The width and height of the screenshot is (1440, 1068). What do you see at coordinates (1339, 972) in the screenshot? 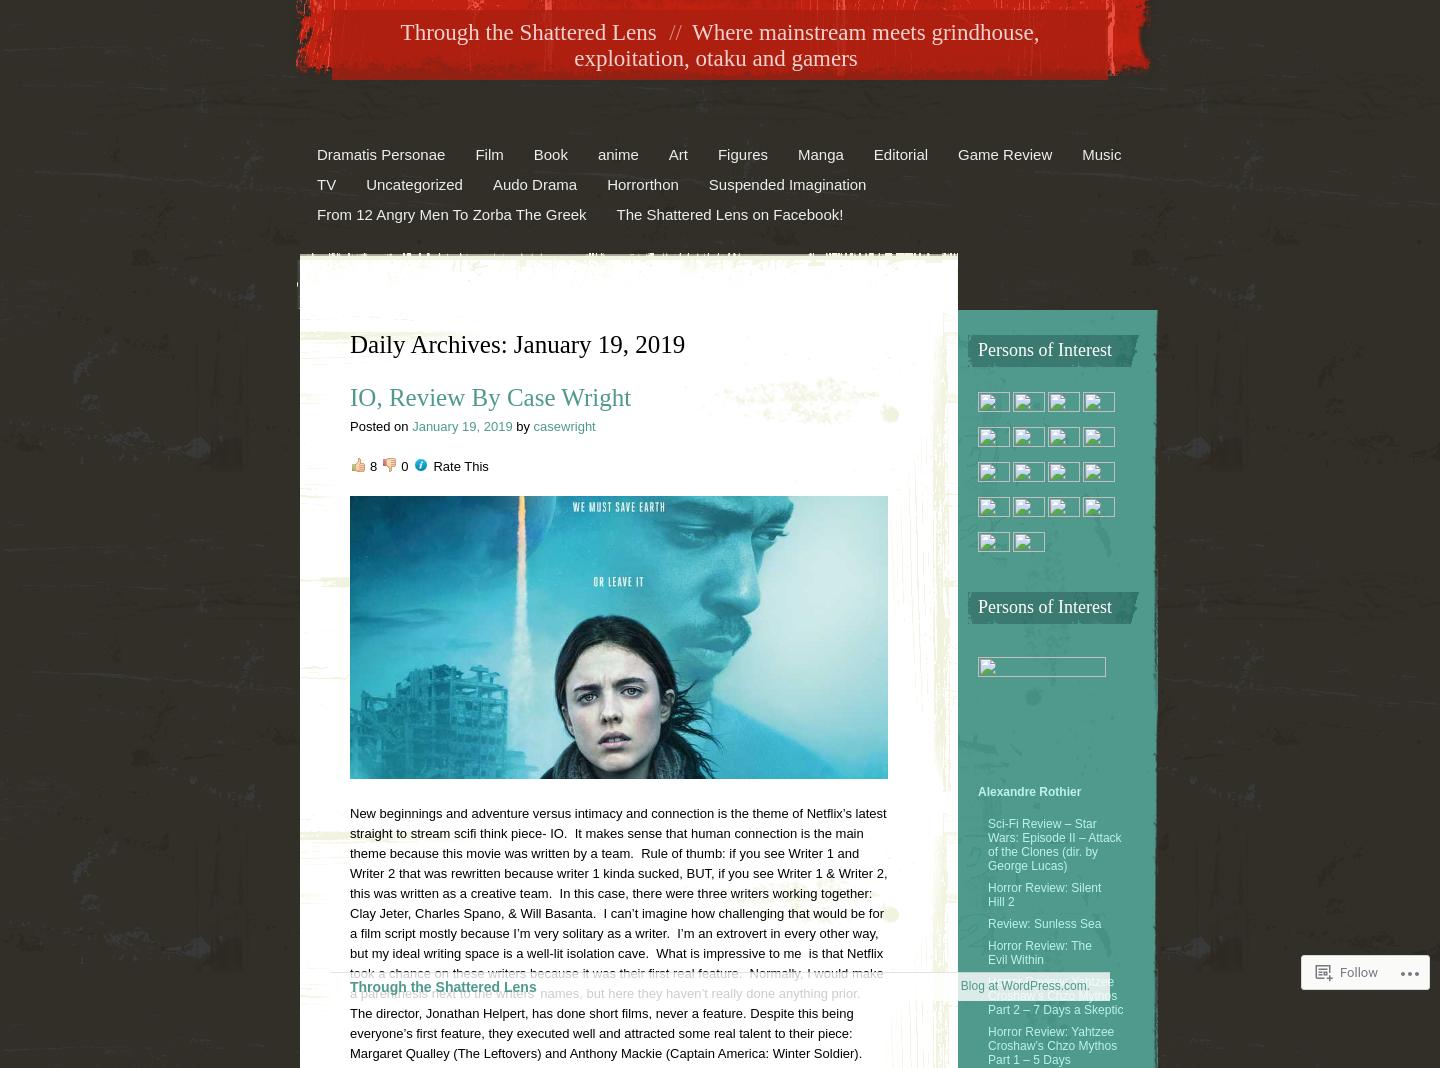
I see `'Follow'` at bounding box center [1339, 972].